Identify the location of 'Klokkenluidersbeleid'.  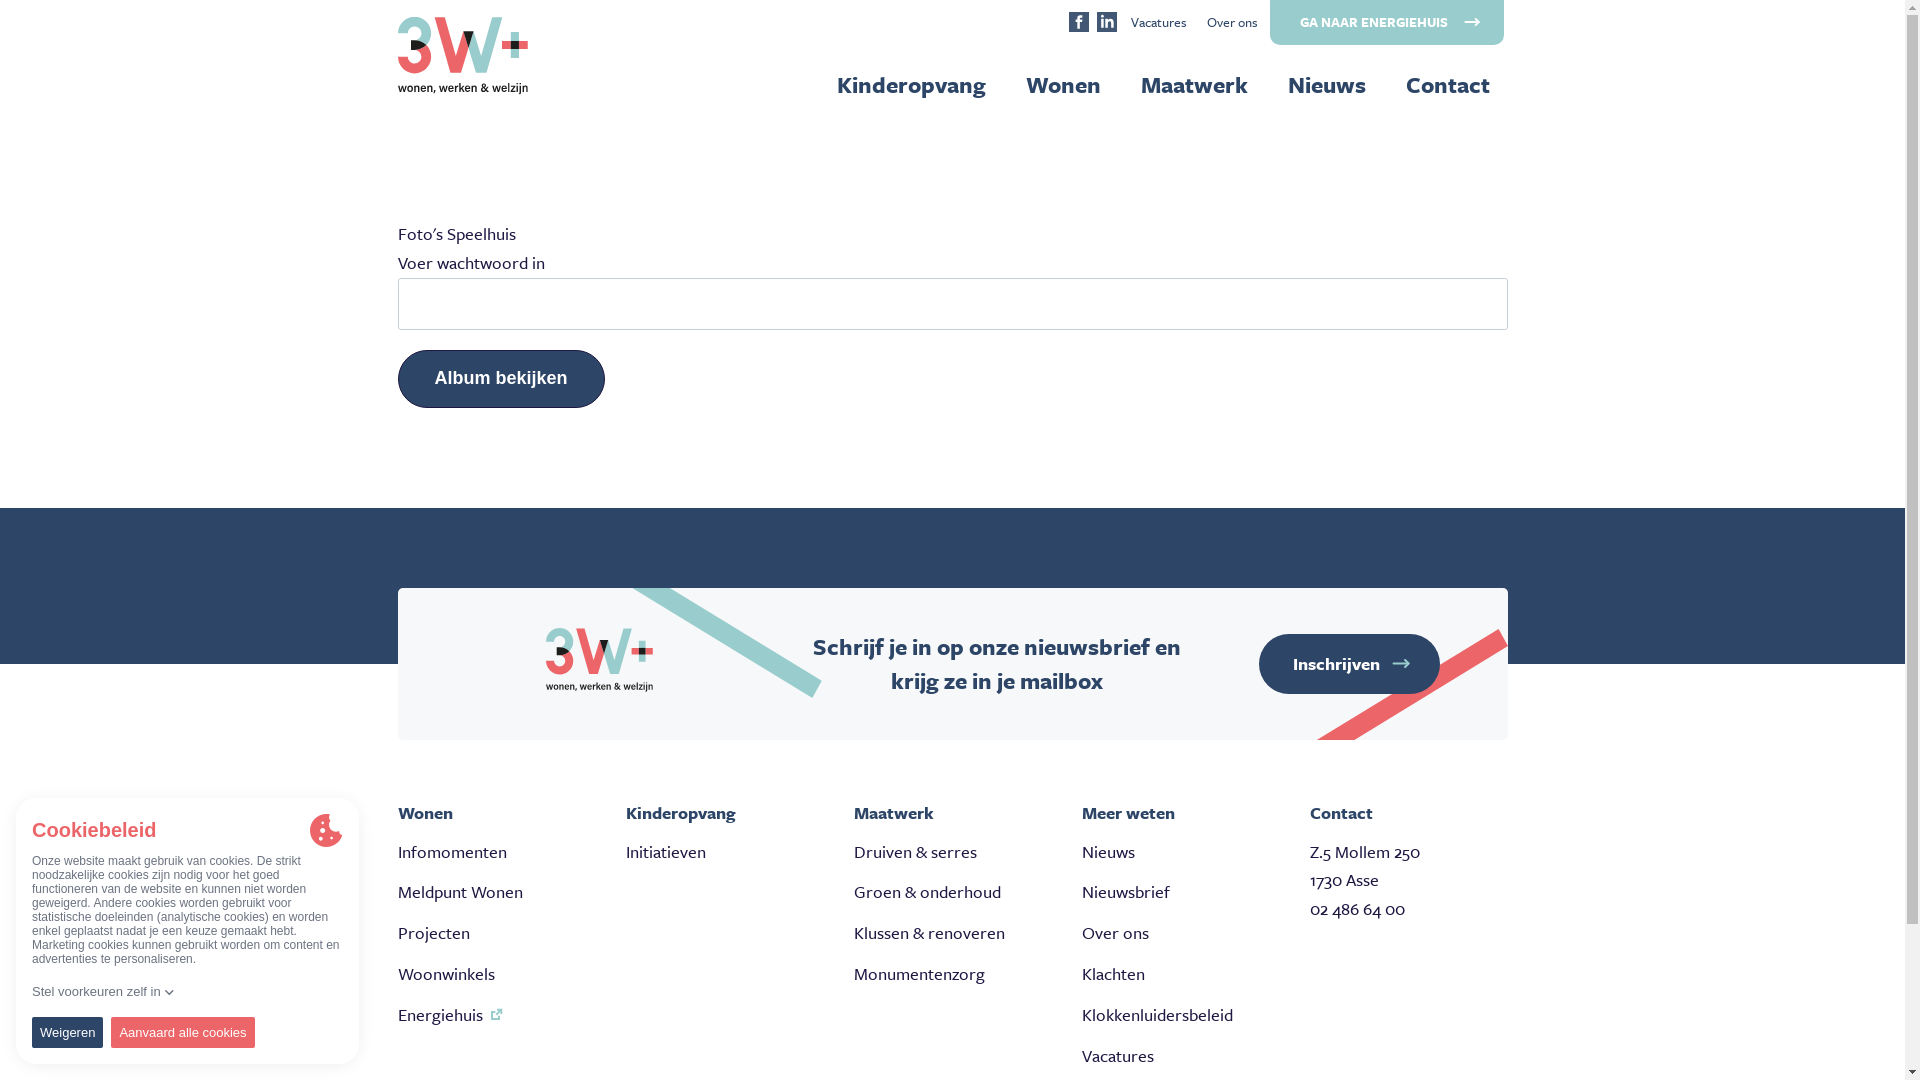
(1080, 1014).